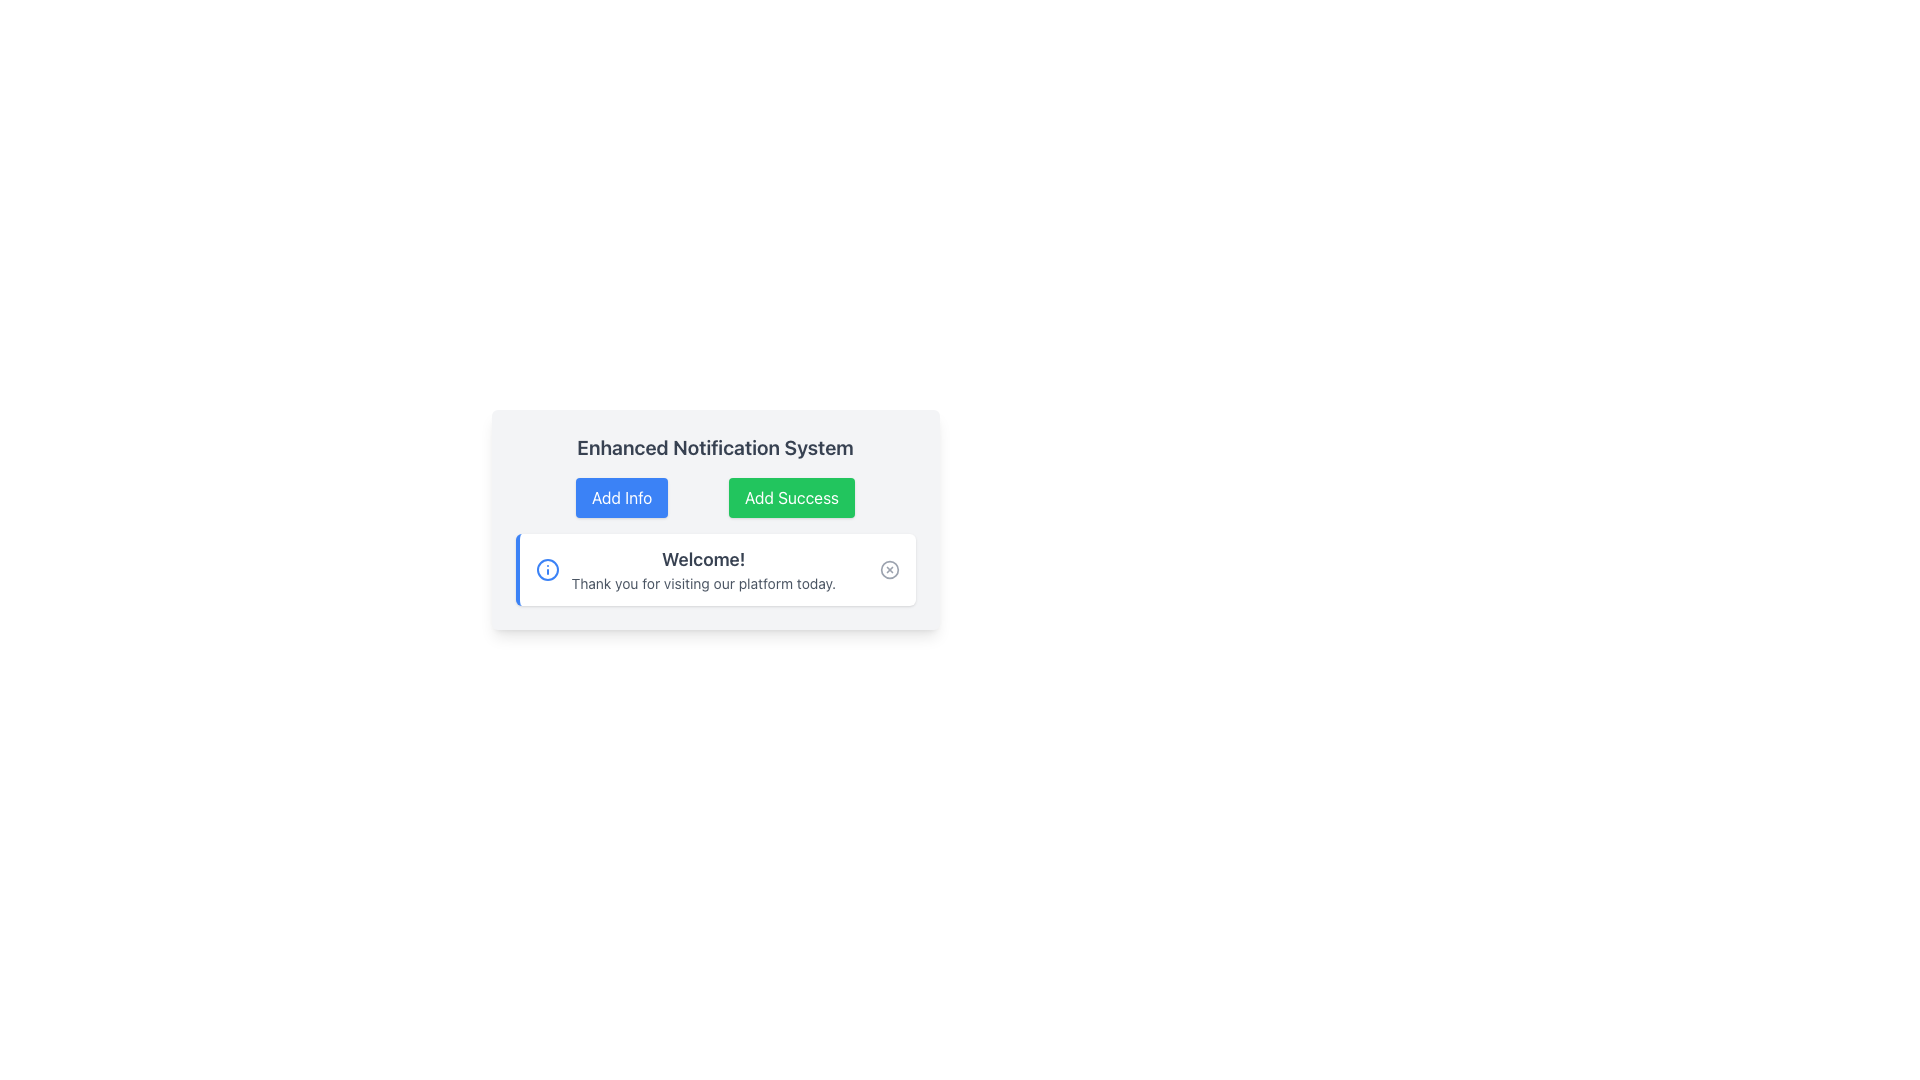  What do you see at coordinates (621, 496) in the screenshot?
I see `the 'Add Info' button, which is a rectangular button with white text on a blue background, positioned to the left of the 'Add Success' button` at bounding box center [621, 496].